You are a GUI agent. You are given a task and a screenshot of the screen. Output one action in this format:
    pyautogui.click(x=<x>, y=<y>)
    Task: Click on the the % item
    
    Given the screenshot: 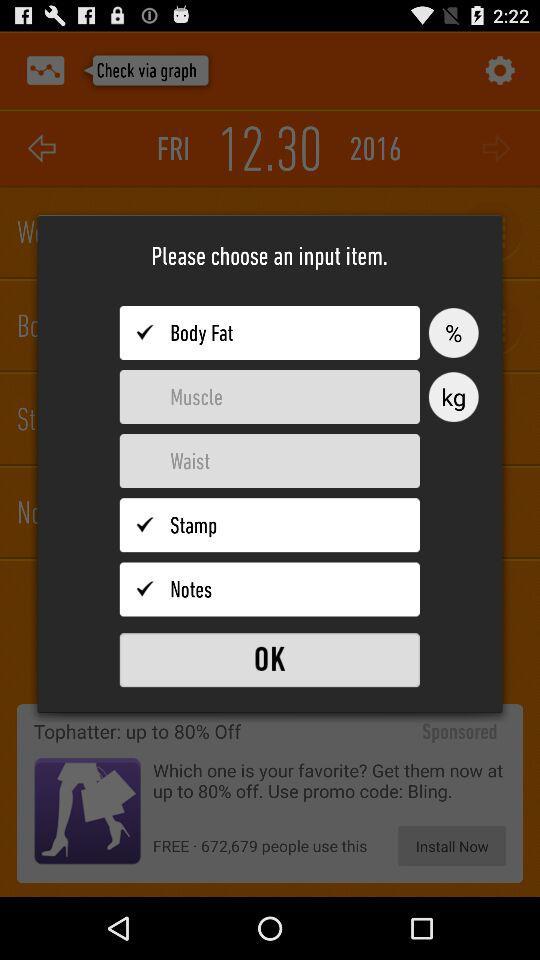 What is the action you would take?
    pyautogui.click(x=453, y=333)
    